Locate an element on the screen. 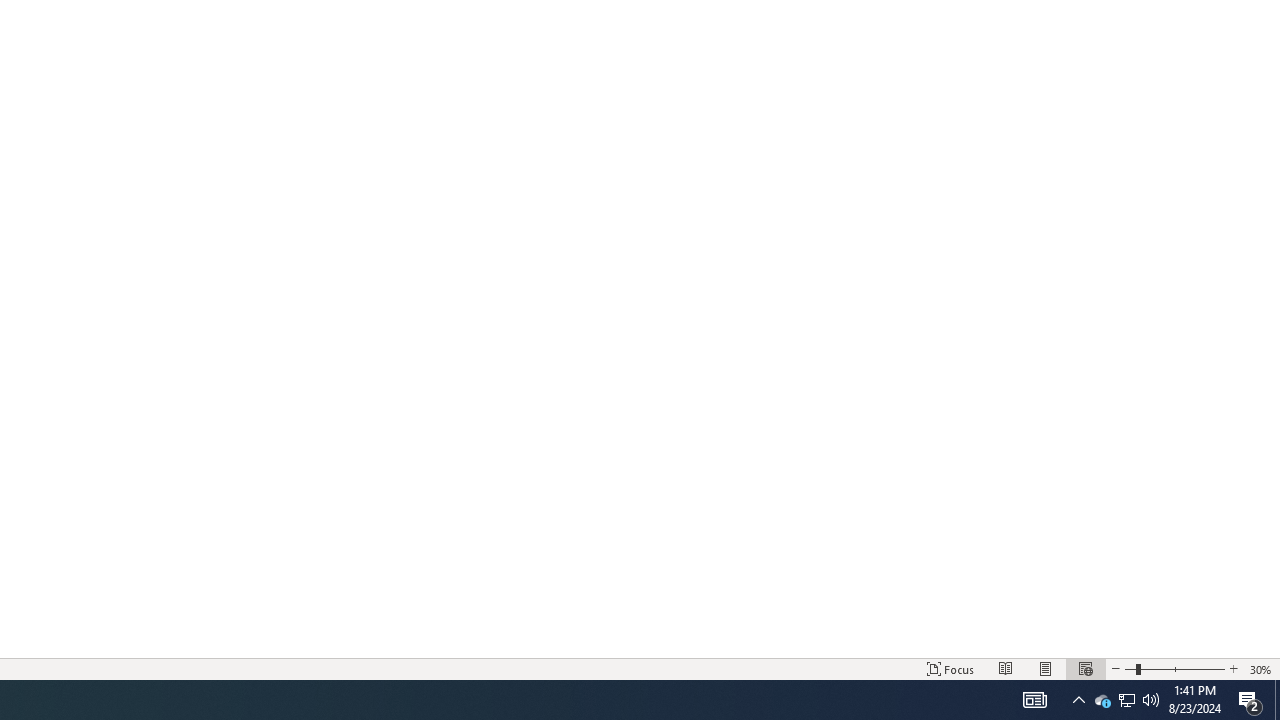 This screenshot has height=720, width=1280. 'Focus ' is located at coordinates (950, 669).